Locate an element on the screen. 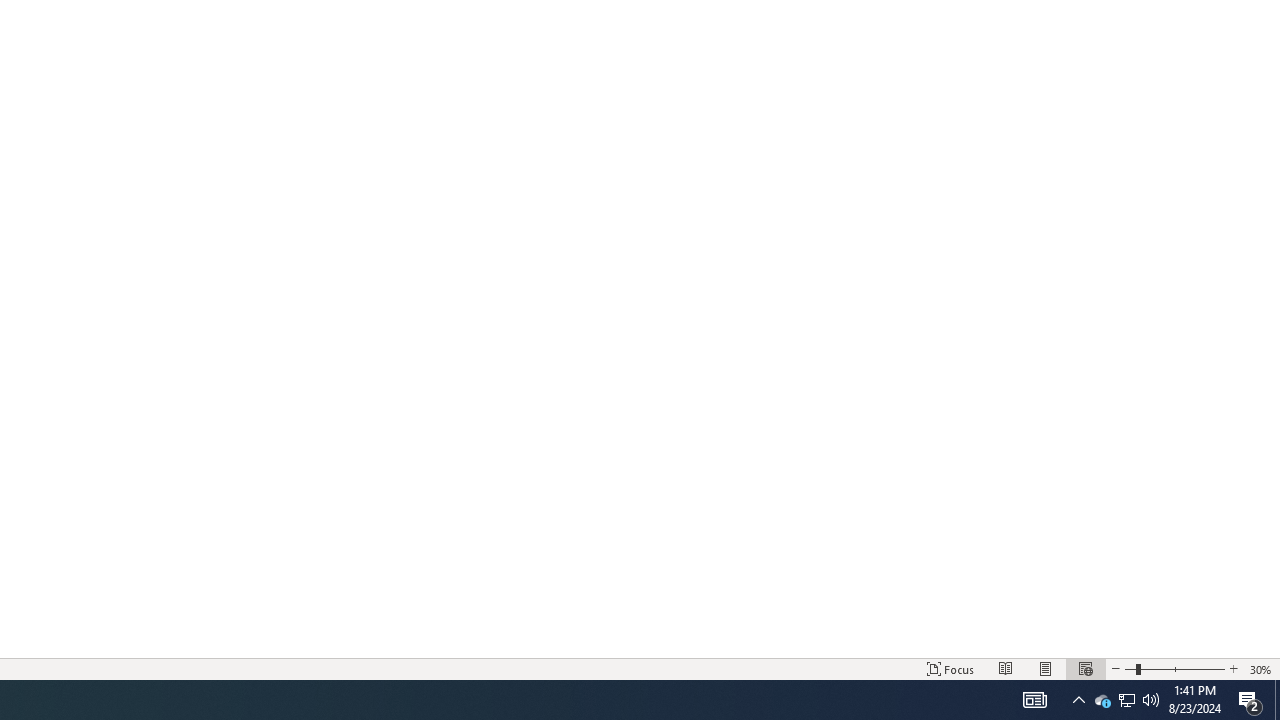 This screenshot has height=720, width=1280. 'Focus ' is located at coordinates (950, 669).